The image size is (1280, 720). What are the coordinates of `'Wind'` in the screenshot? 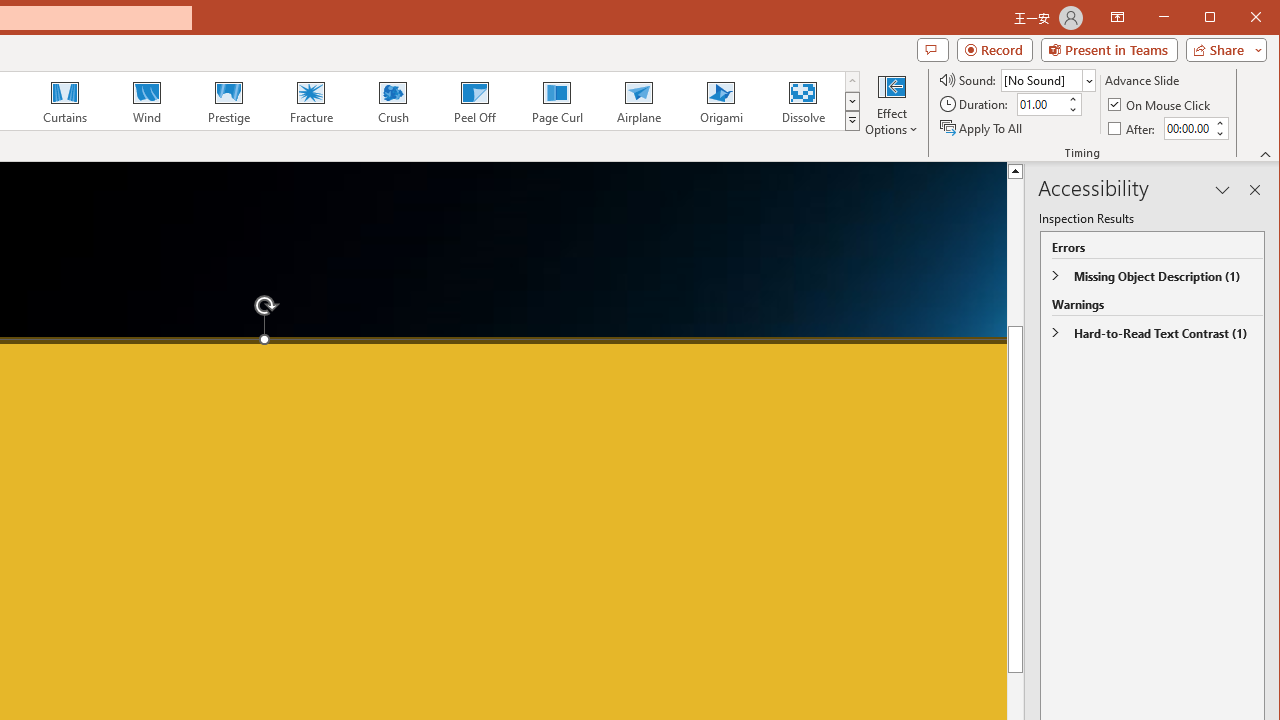 It's located at (146, 100).